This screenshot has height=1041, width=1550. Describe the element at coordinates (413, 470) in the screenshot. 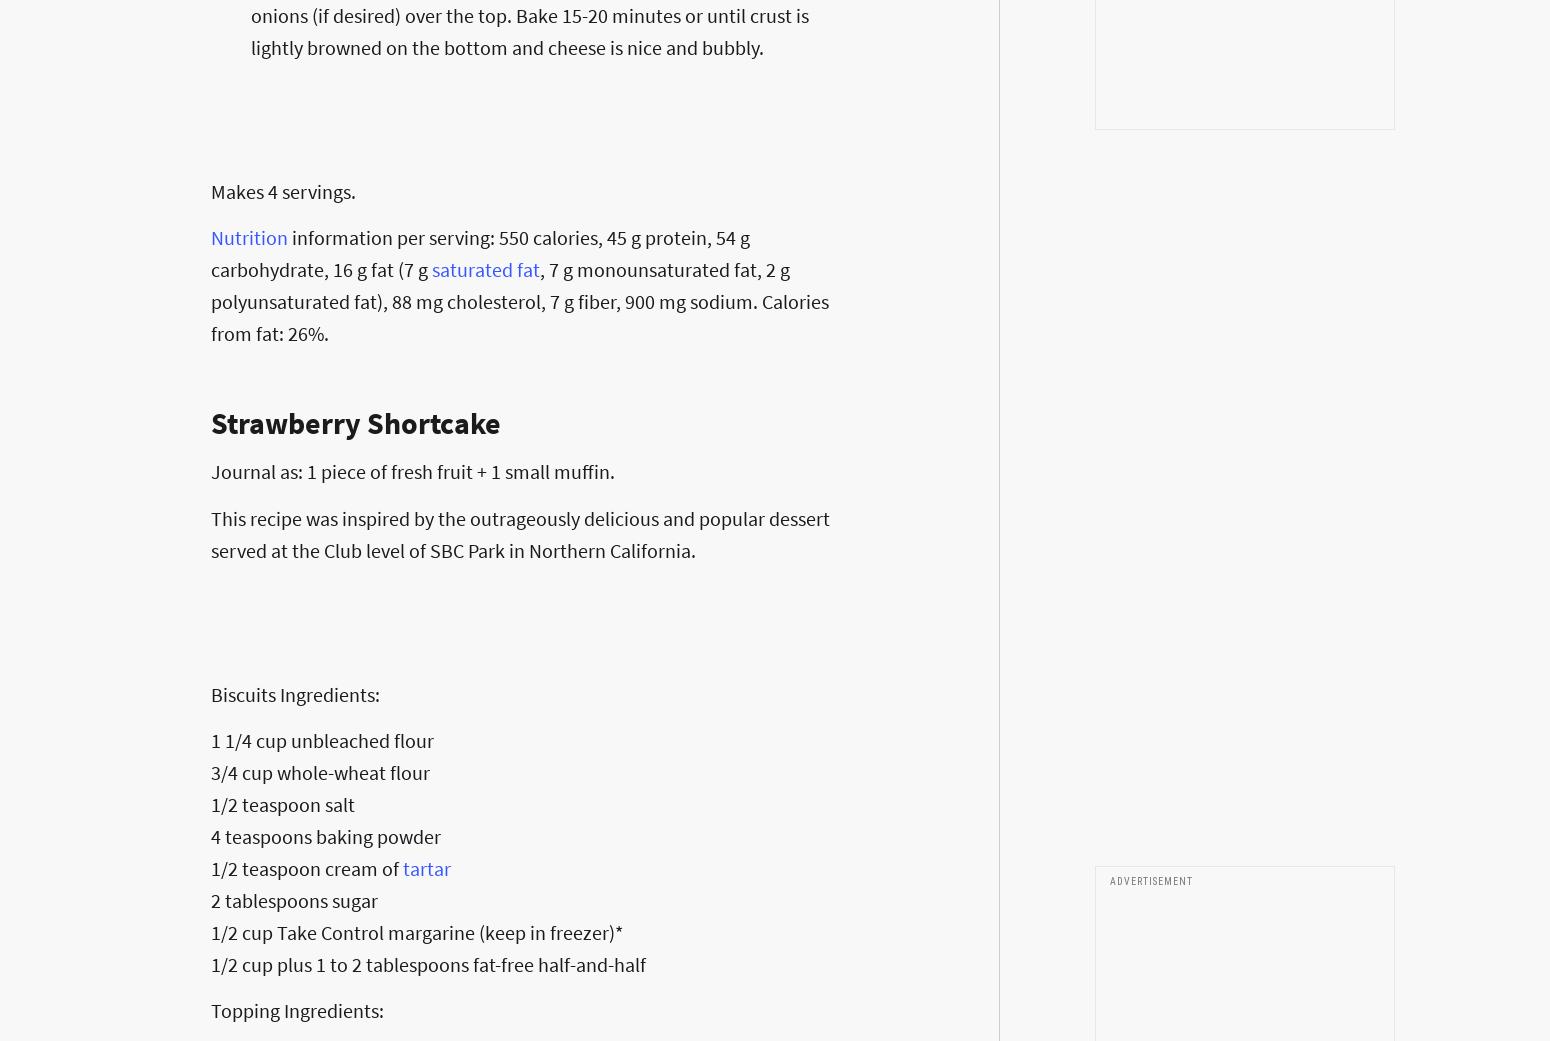

I see `'Journal as: 1 piece of fresh fruit + 1 small muffin.'` at that location.